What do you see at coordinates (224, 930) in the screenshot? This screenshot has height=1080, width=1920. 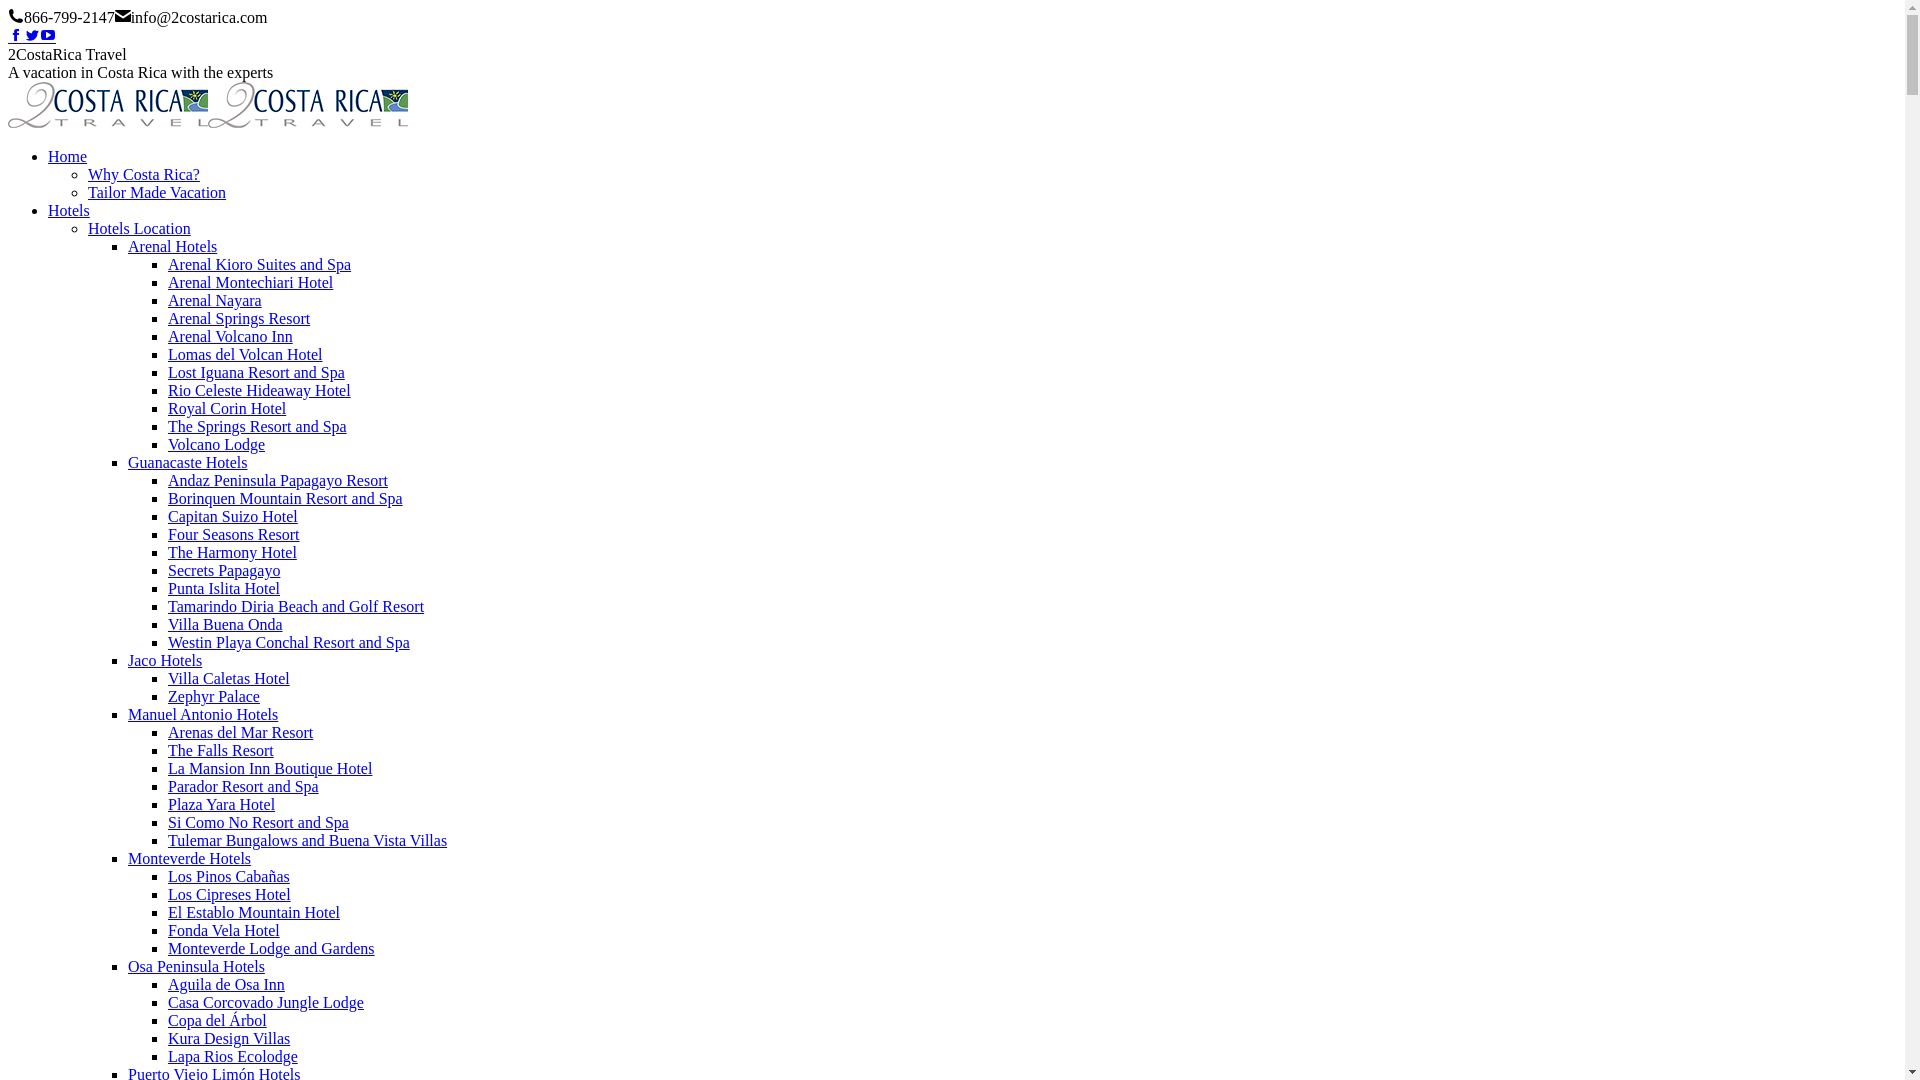 I see `'Fonda Vela Hotel'` at bounding box center [224, 930].